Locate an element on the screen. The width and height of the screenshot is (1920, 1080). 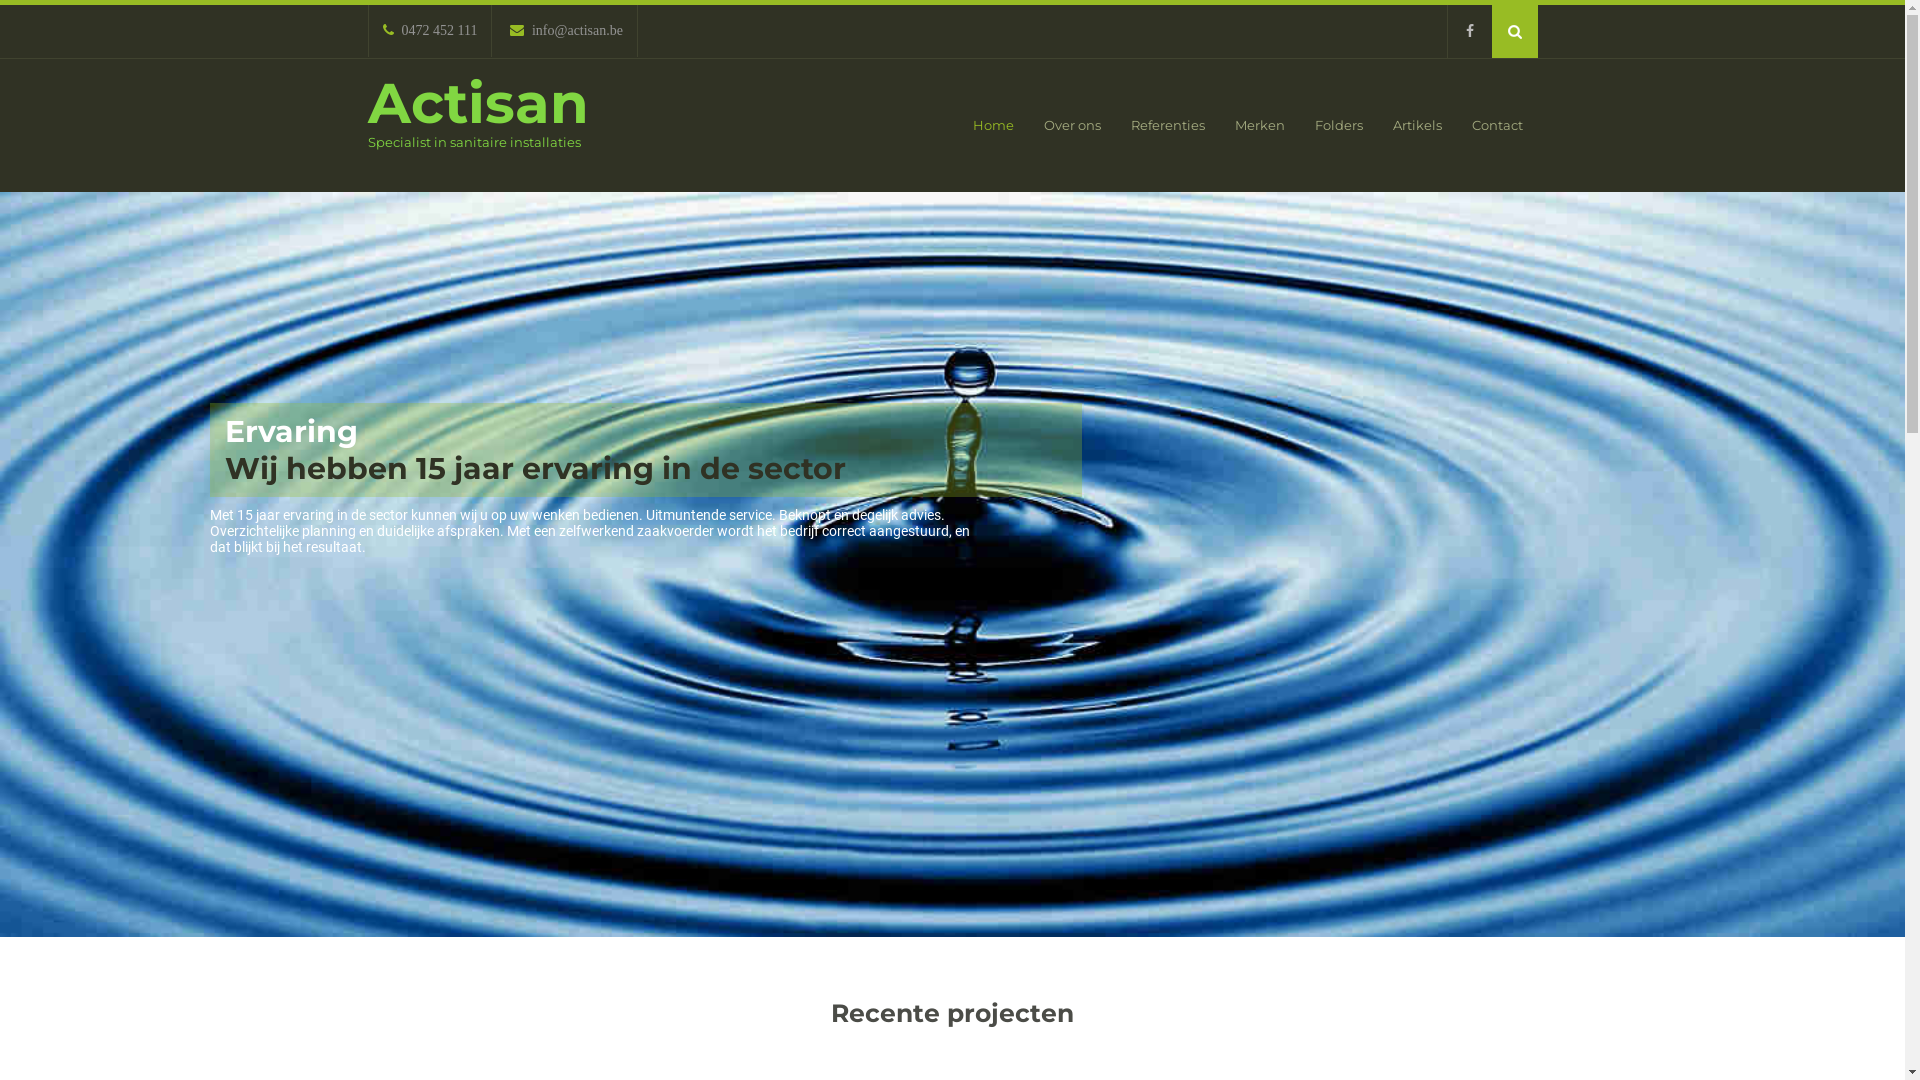
'Over ons' is located at coordinates (1070, 125).